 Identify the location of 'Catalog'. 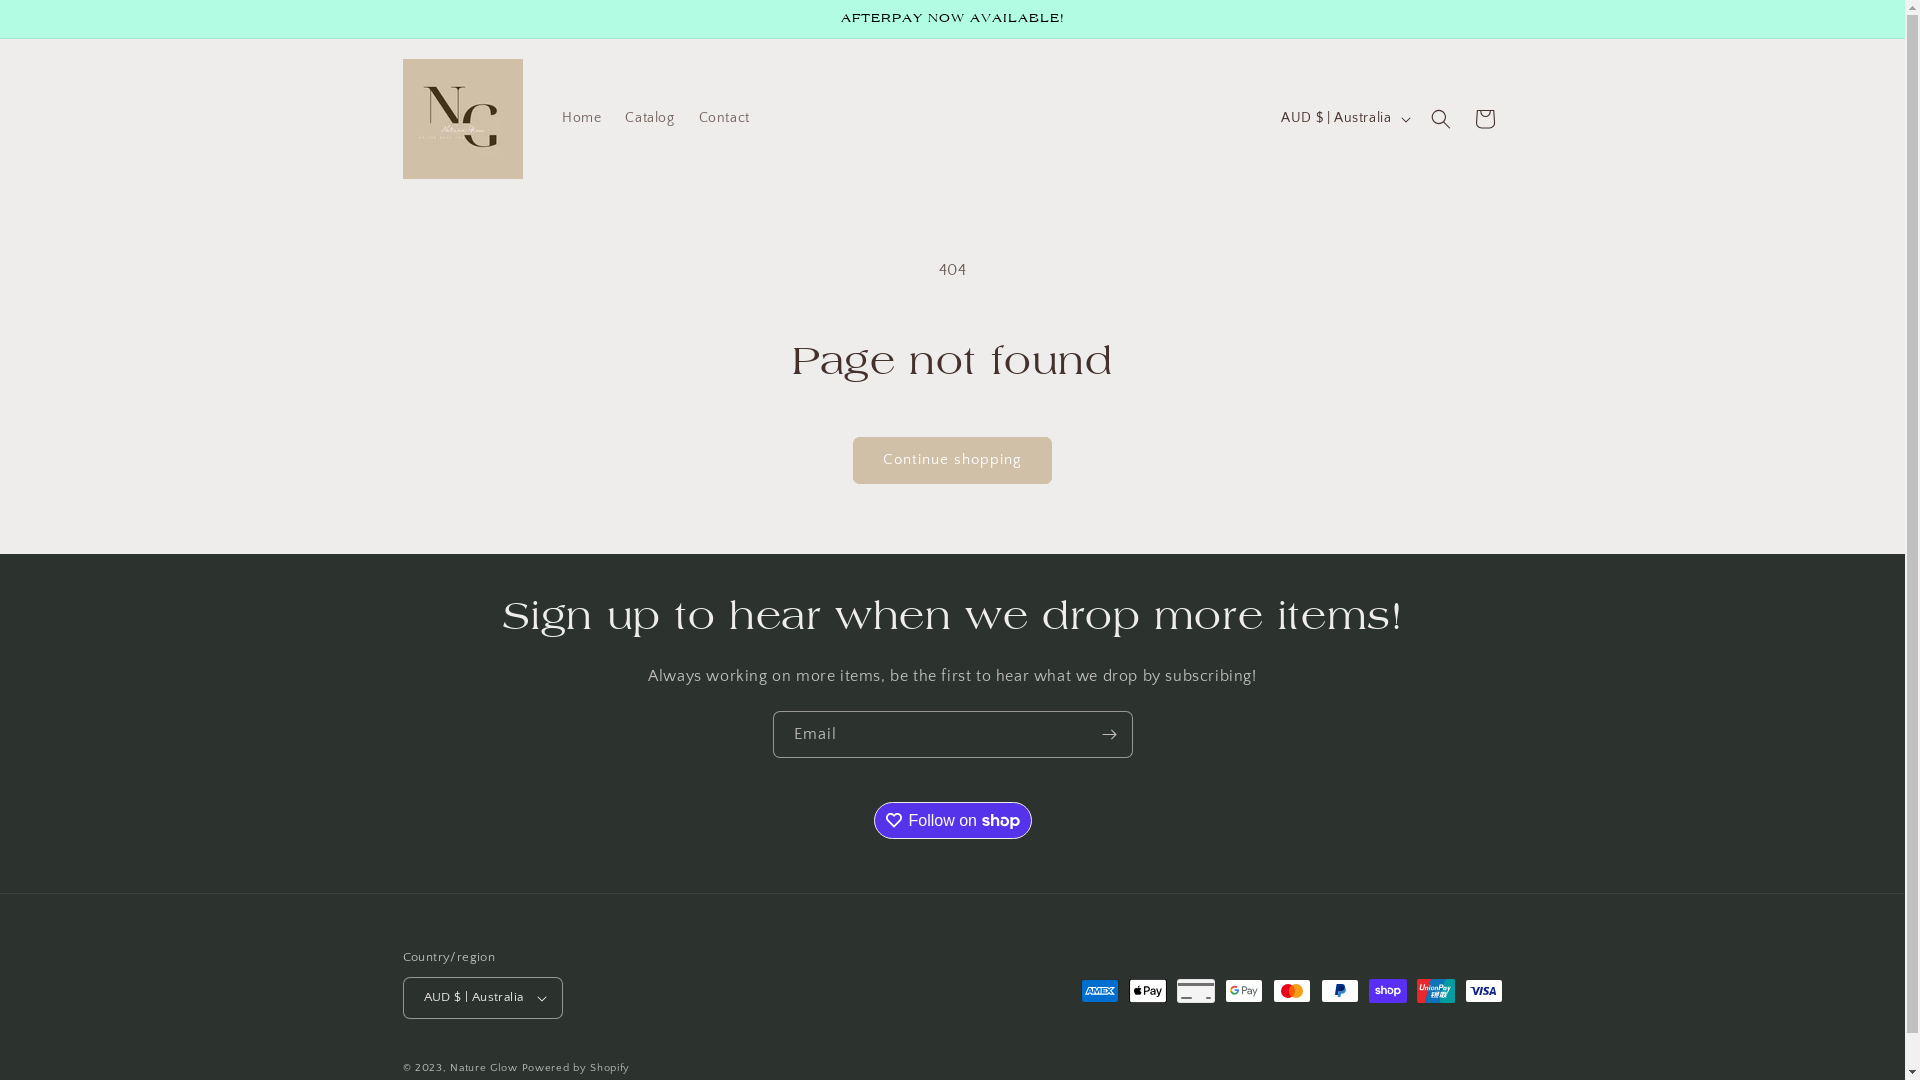
(649, 118).